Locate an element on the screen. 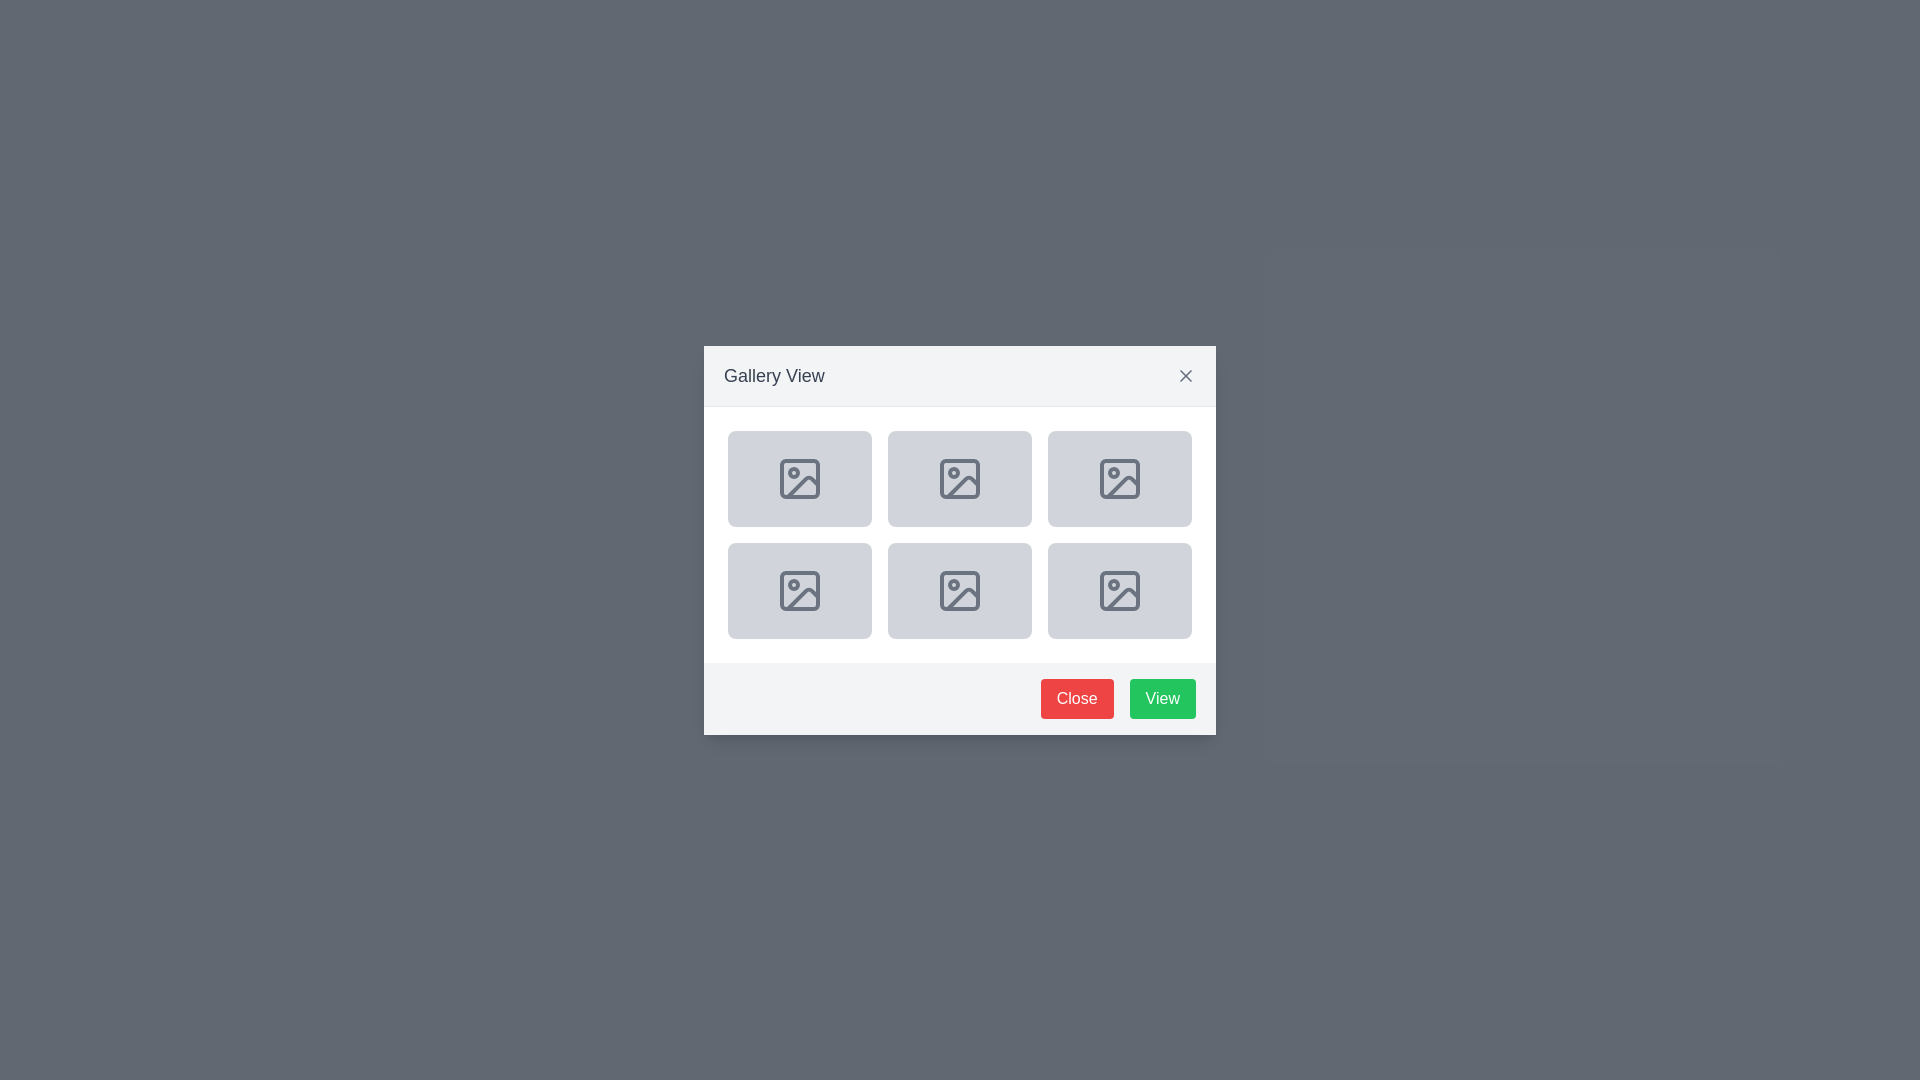 Image resolution: width=1920 pixels, height=1080 pixels. the 'Gallery View' text label located at the top left of the modal interface, styled in medium font weight and gray color is located at coordinates (773, 375).